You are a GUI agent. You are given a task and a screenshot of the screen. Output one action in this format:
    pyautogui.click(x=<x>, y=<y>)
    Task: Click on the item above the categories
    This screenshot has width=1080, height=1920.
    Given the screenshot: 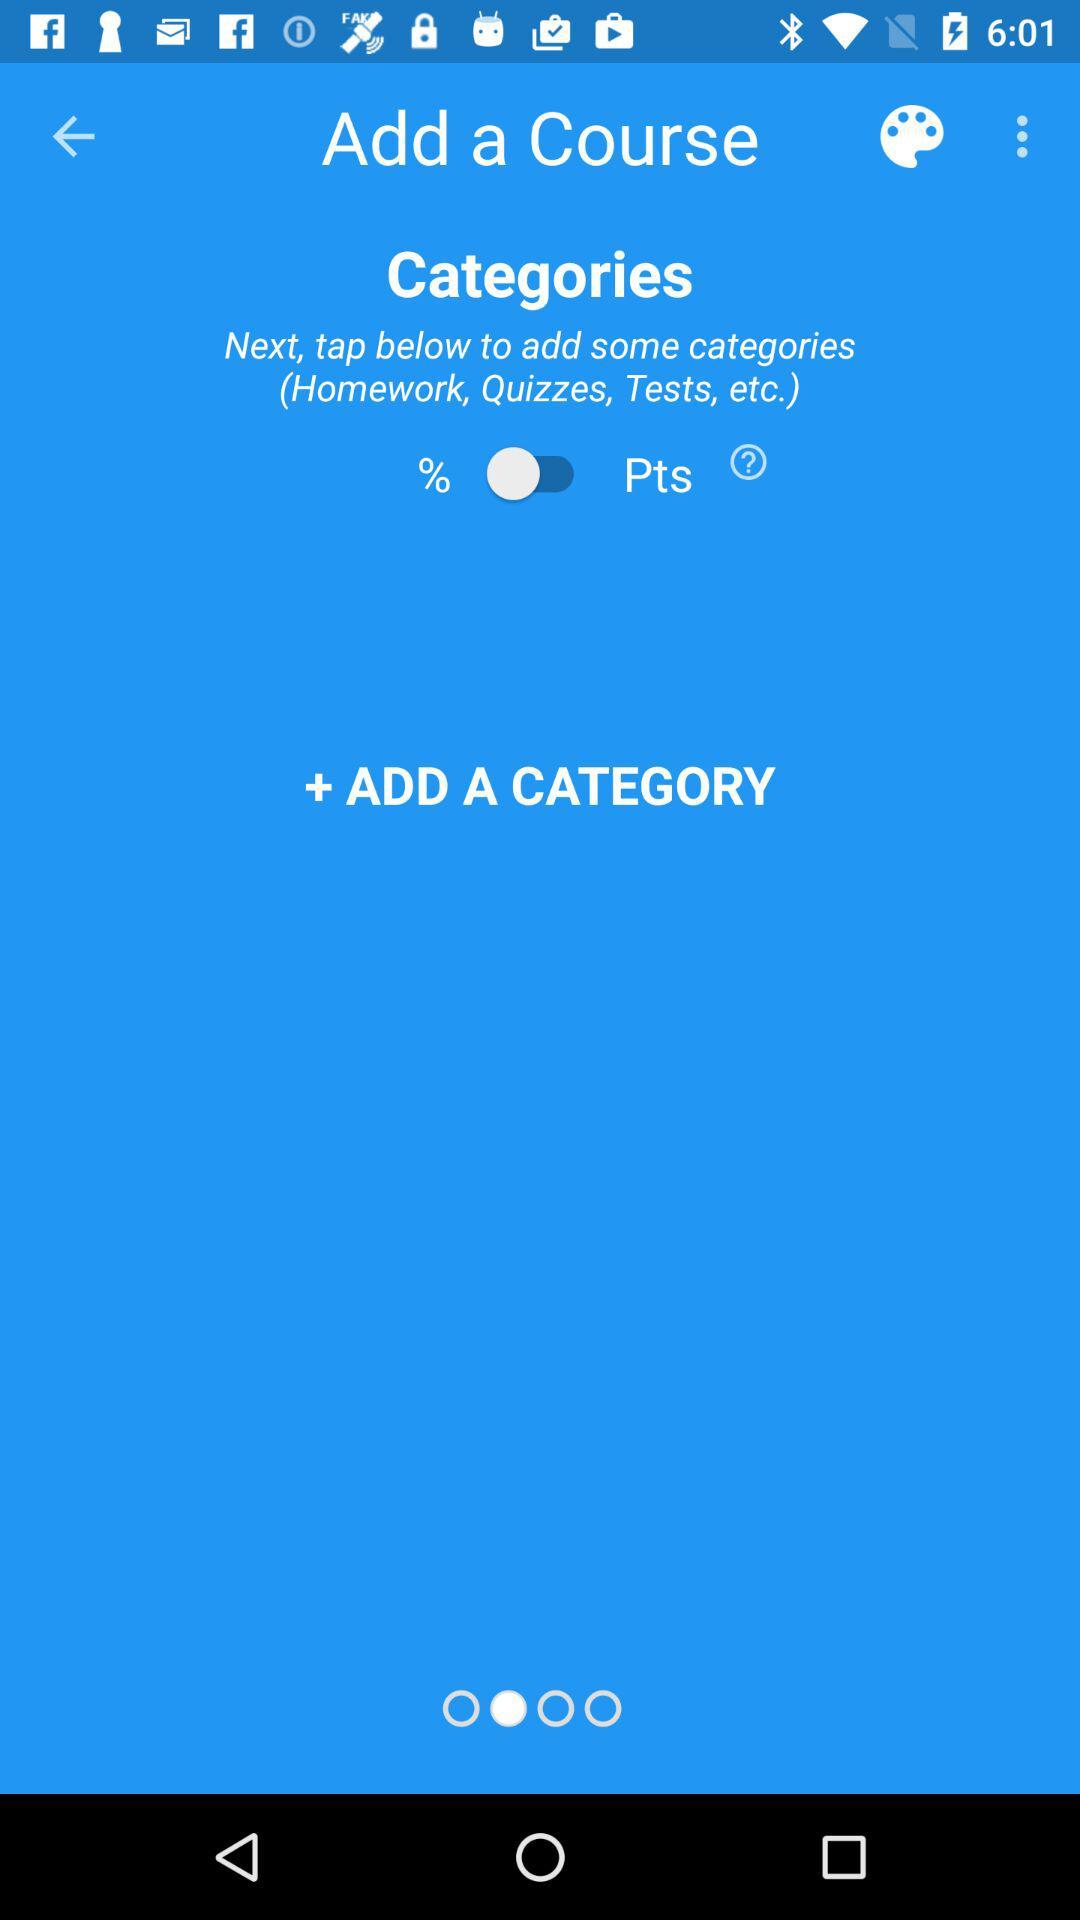 What is the action you would take?
    pyautogui.click(x=911, y=135)
    